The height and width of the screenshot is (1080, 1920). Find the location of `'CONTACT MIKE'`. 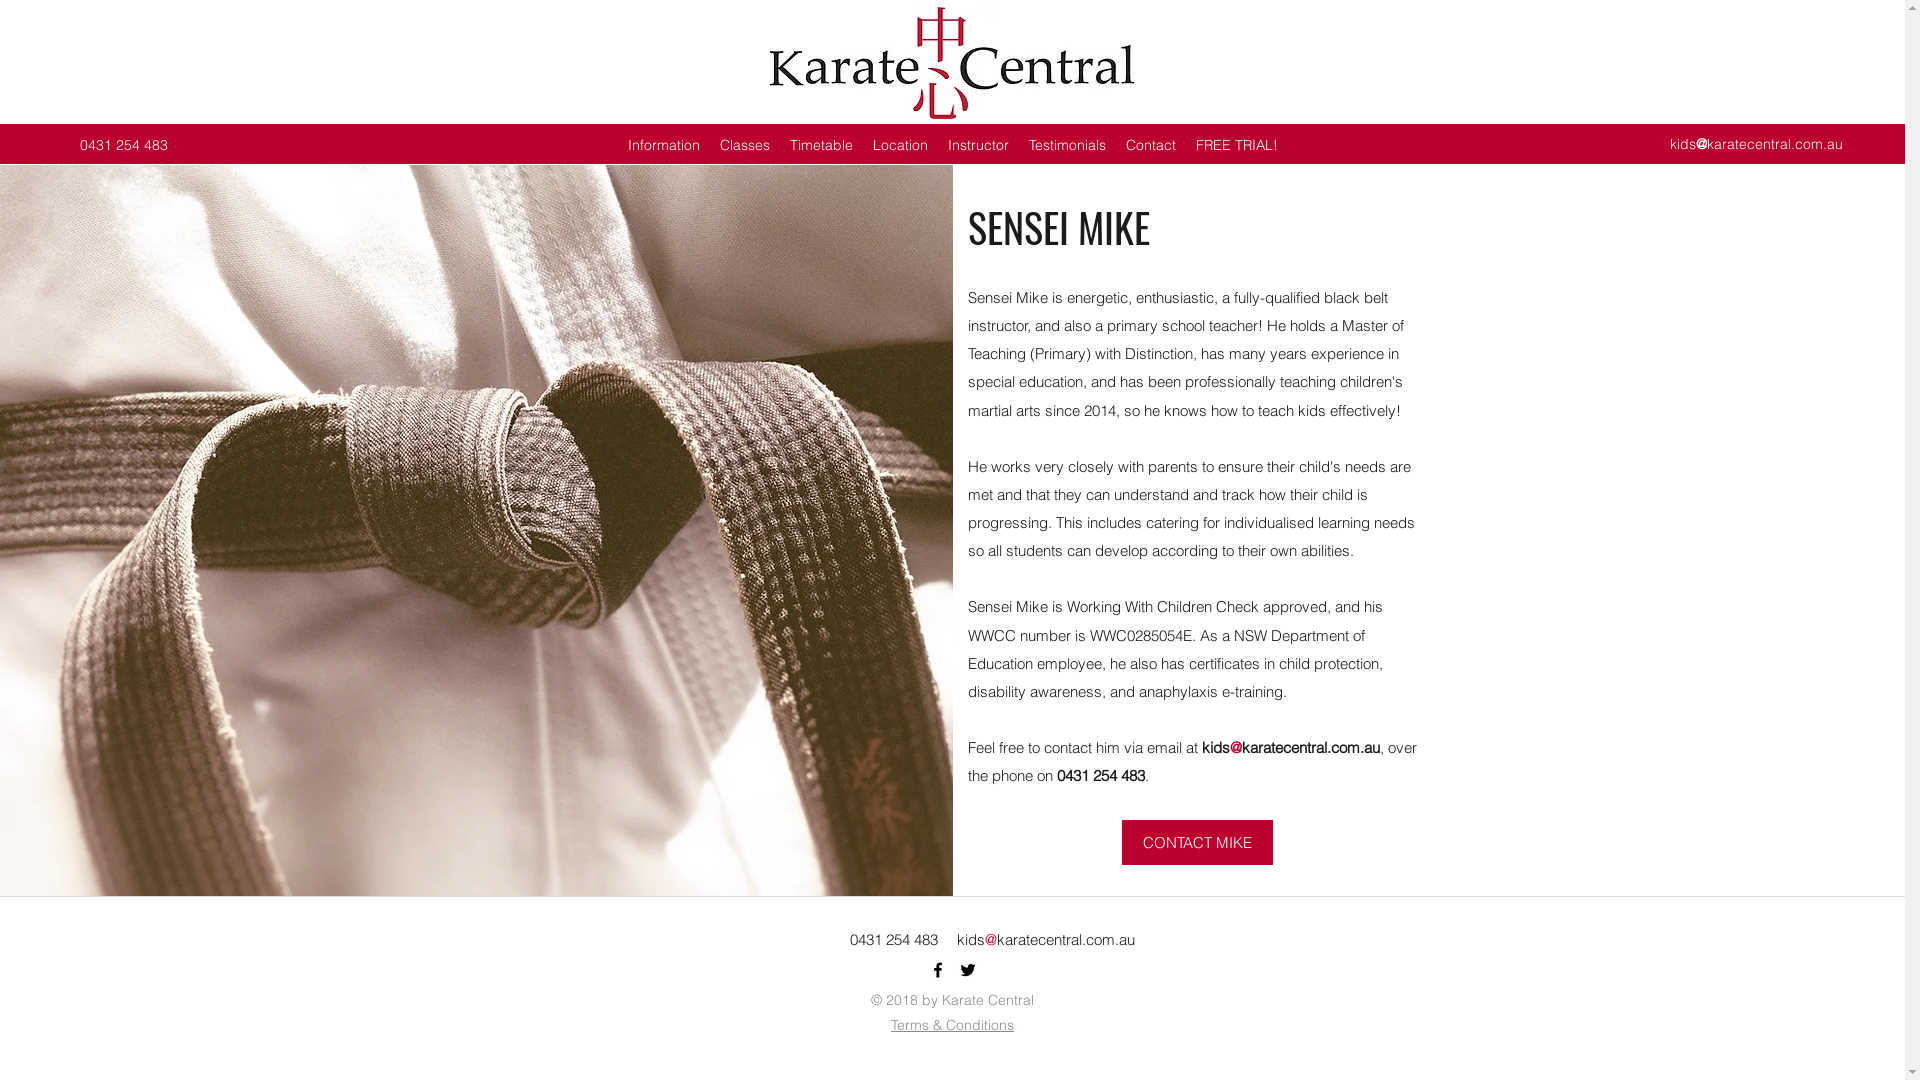

'CONTACT MIKE' is located at coordinates (1197, 842).